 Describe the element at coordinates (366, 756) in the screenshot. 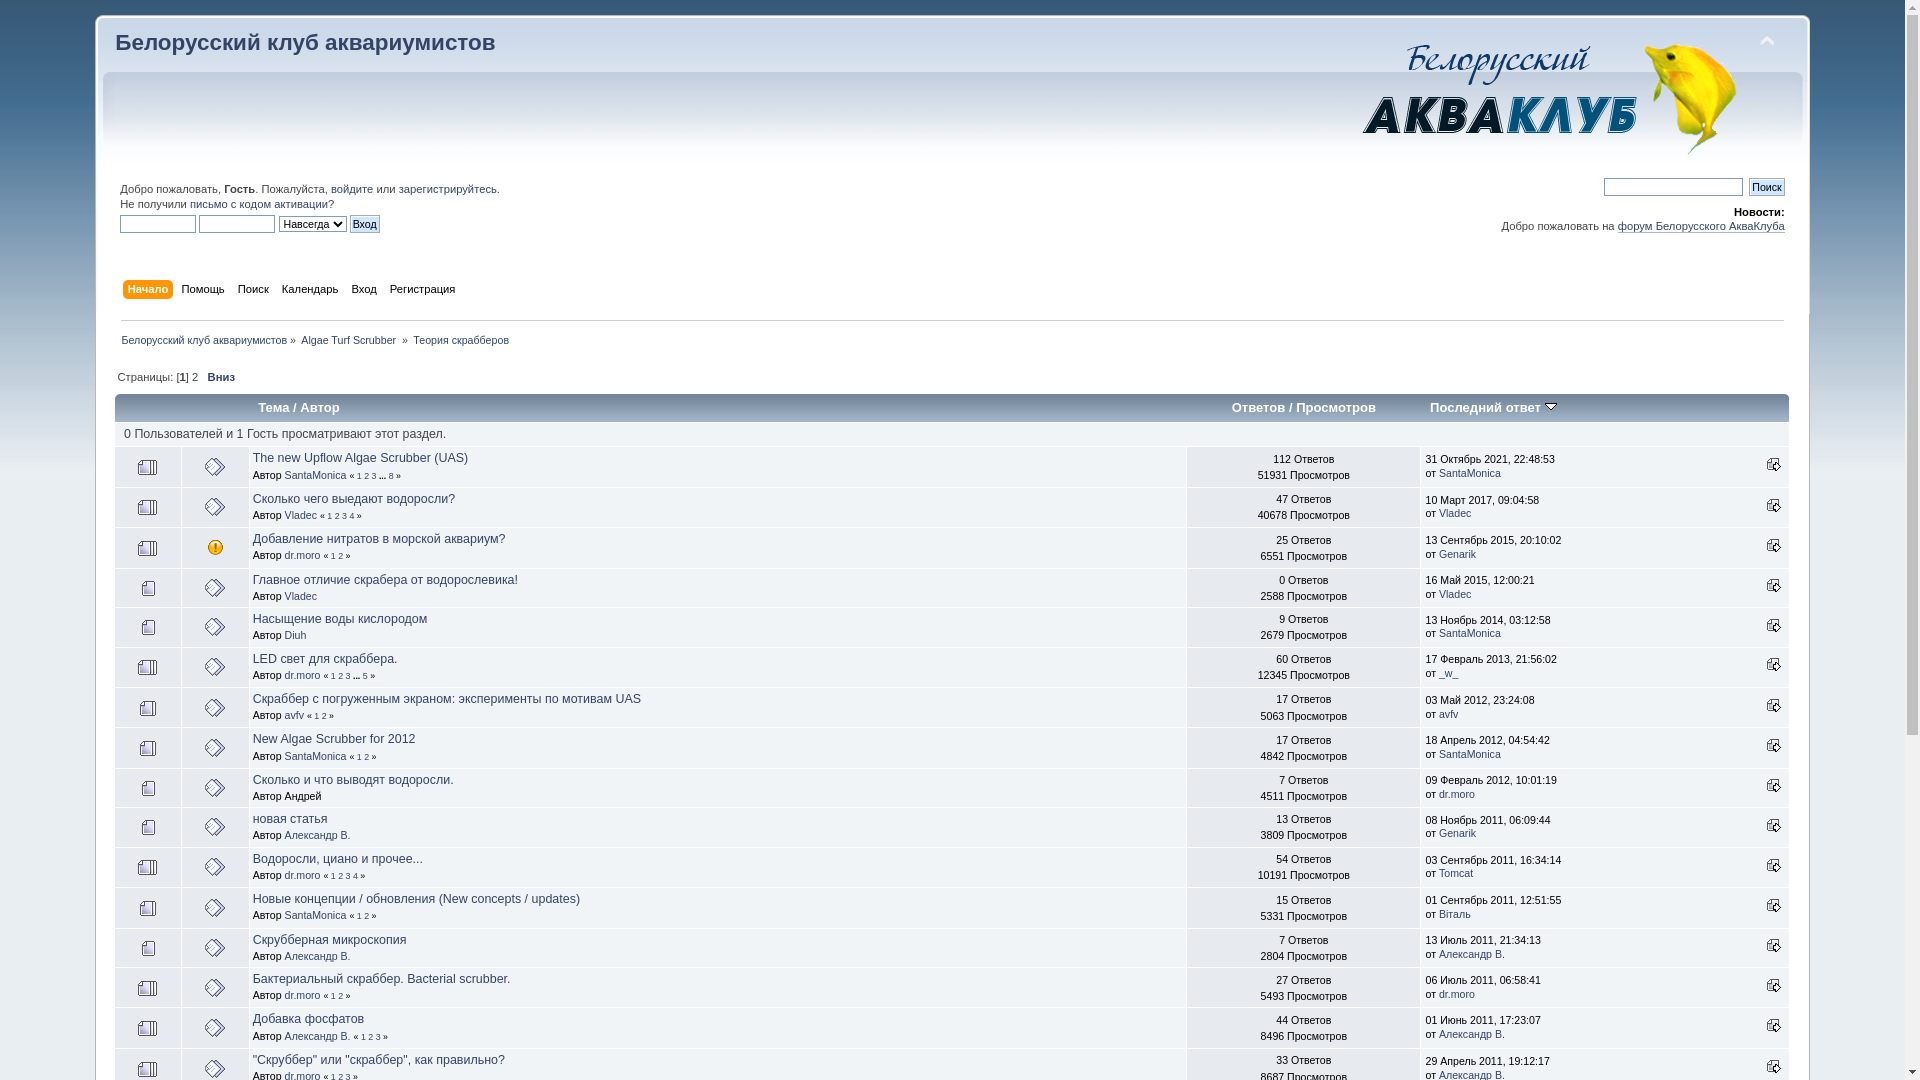

I see `'2'` at that location.